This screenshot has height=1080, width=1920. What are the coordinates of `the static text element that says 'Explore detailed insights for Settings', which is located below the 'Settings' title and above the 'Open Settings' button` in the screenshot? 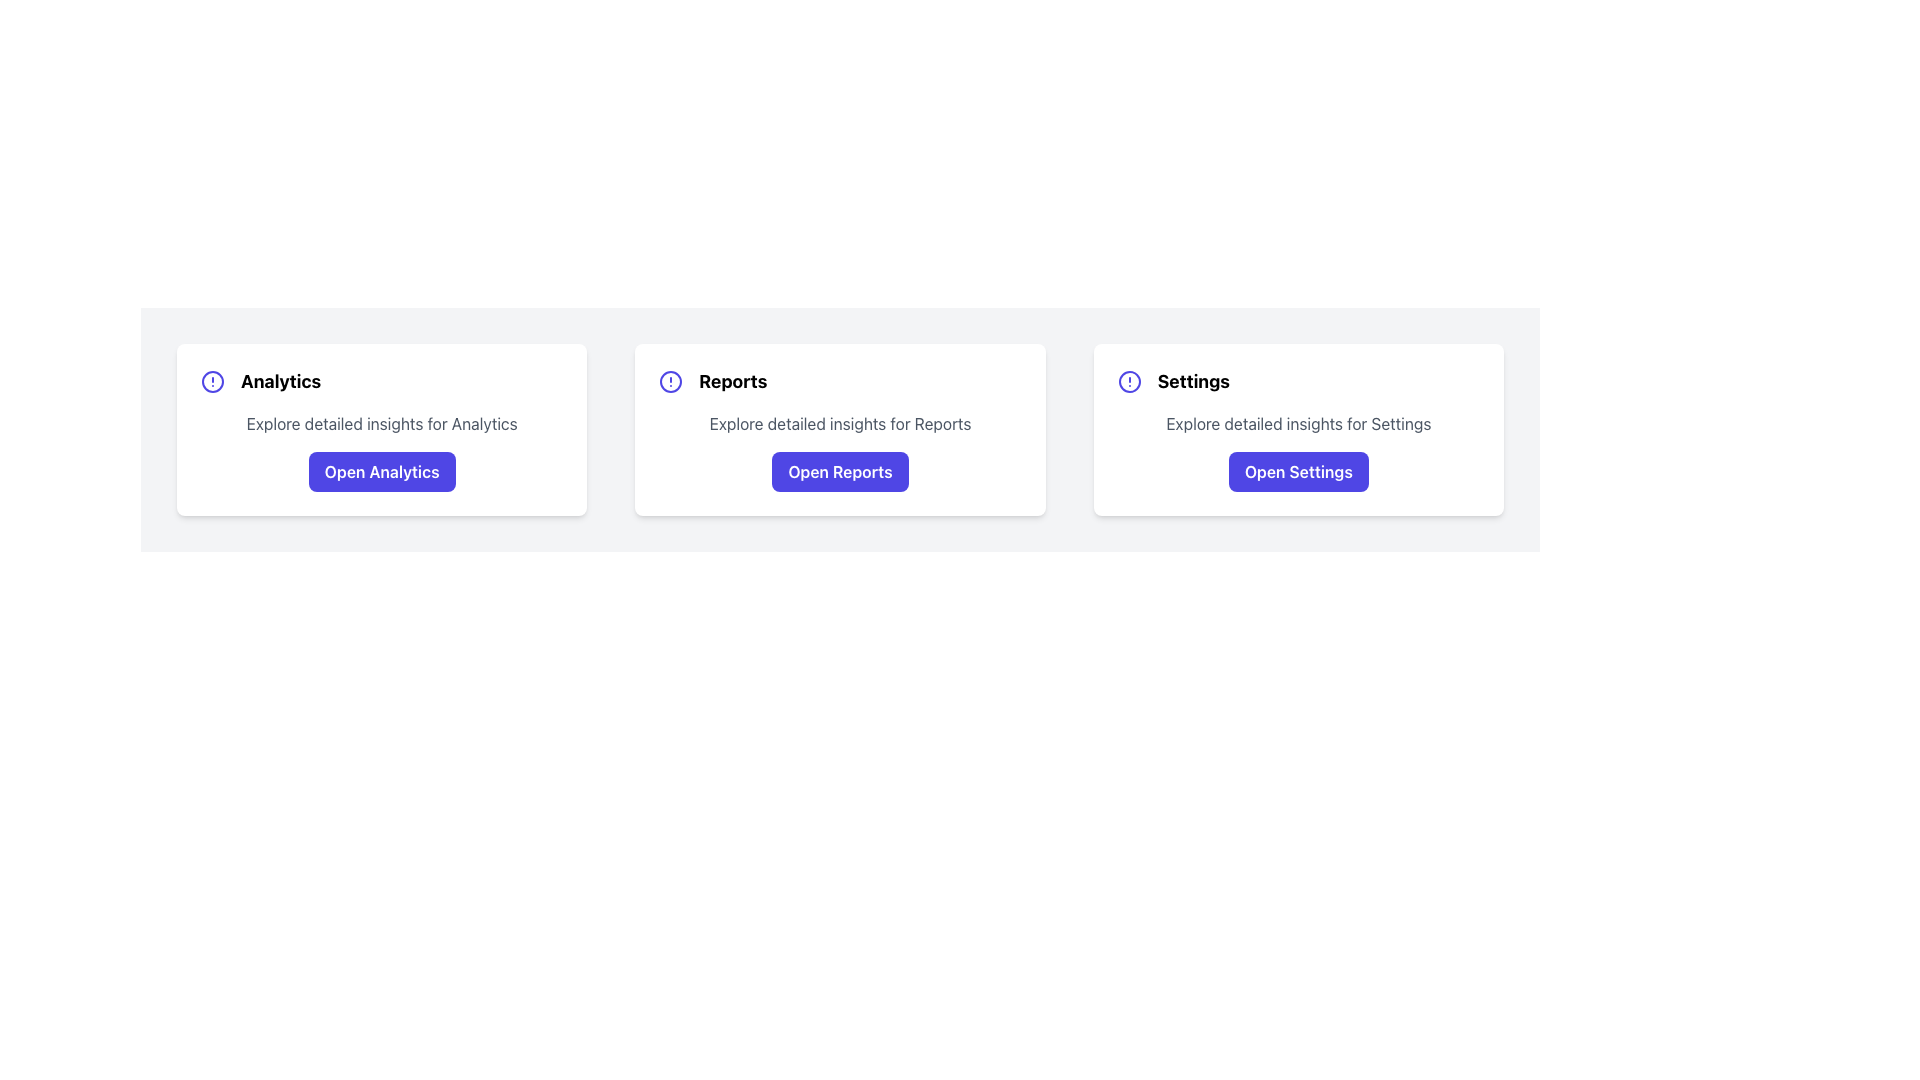 It's located at (1298, 423).